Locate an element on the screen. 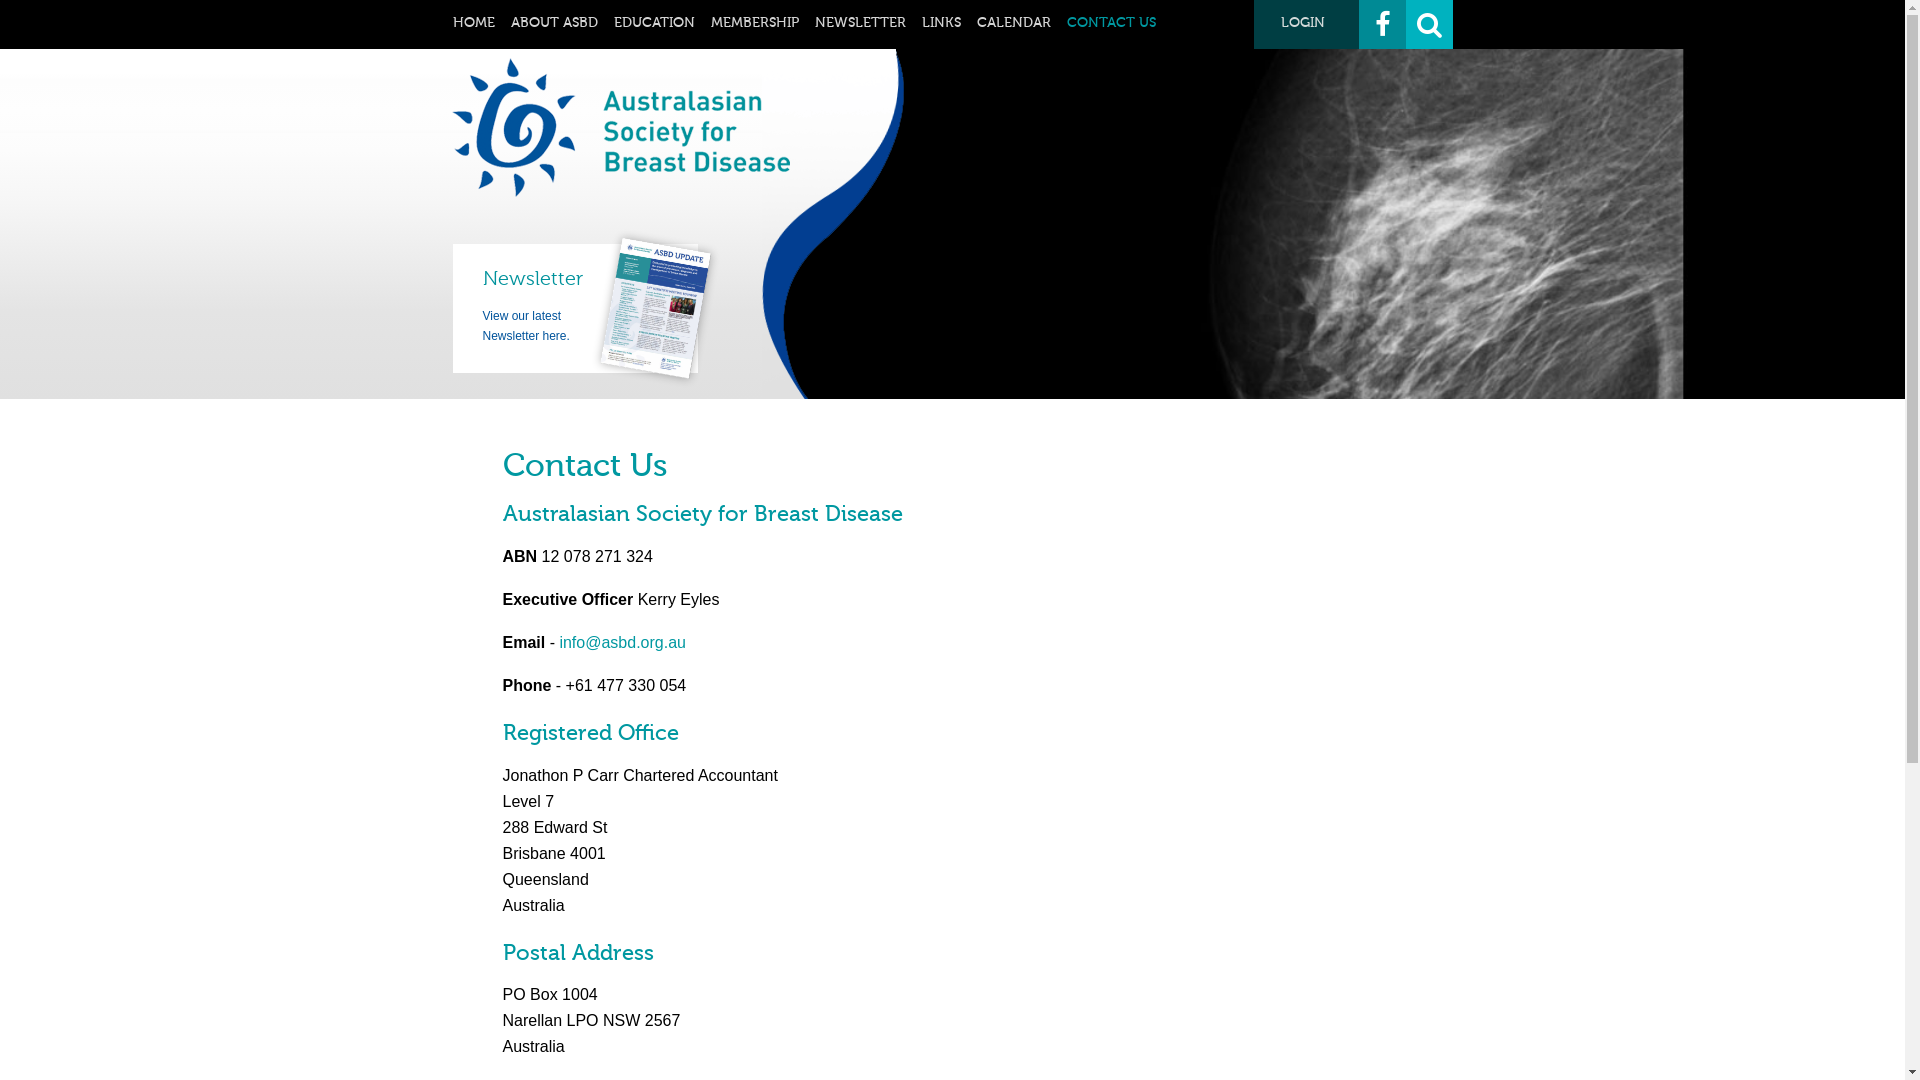 The image size is (1920, 1080). 'CONTACT US' is located at coordinates (1064, 23).